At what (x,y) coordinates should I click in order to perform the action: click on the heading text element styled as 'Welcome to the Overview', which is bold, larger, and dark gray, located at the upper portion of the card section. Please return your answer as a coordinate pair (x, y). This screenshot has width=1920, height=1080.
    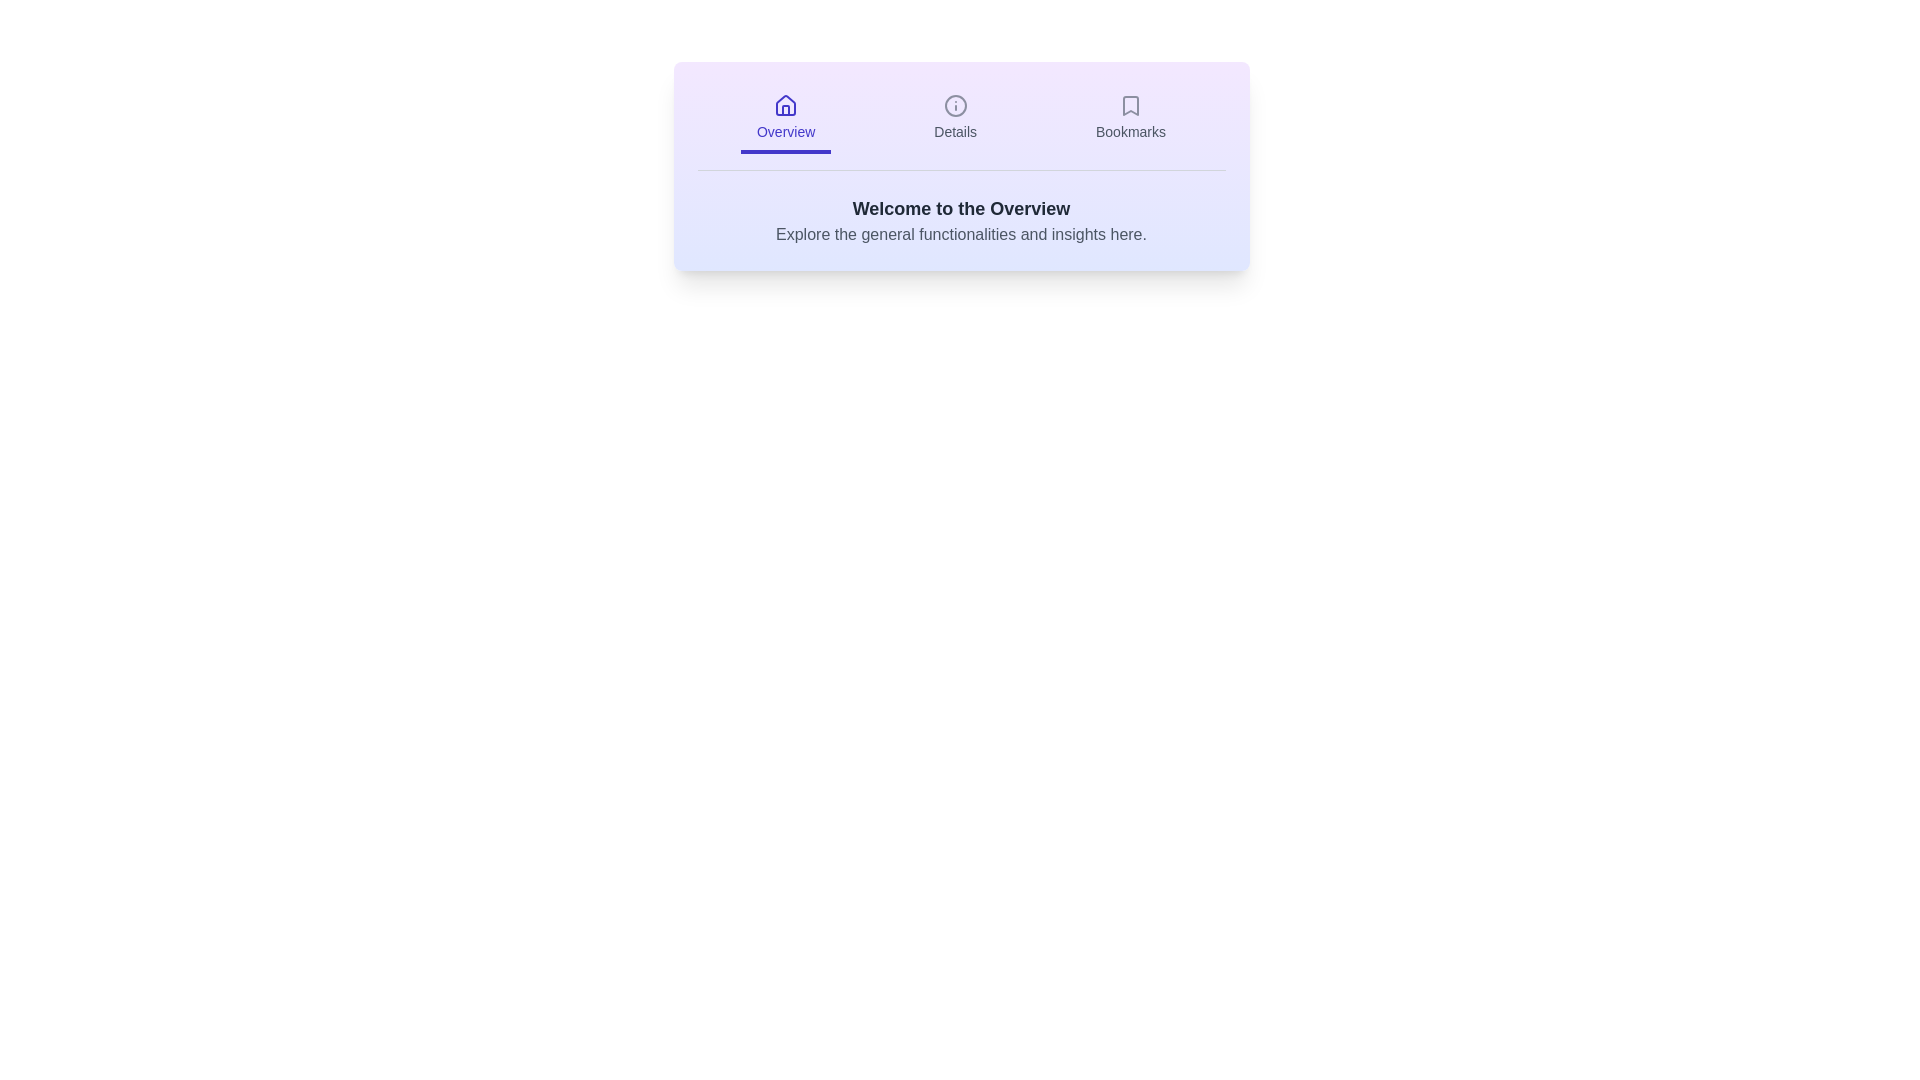
    Looking at the image, I should click on (961, 208).